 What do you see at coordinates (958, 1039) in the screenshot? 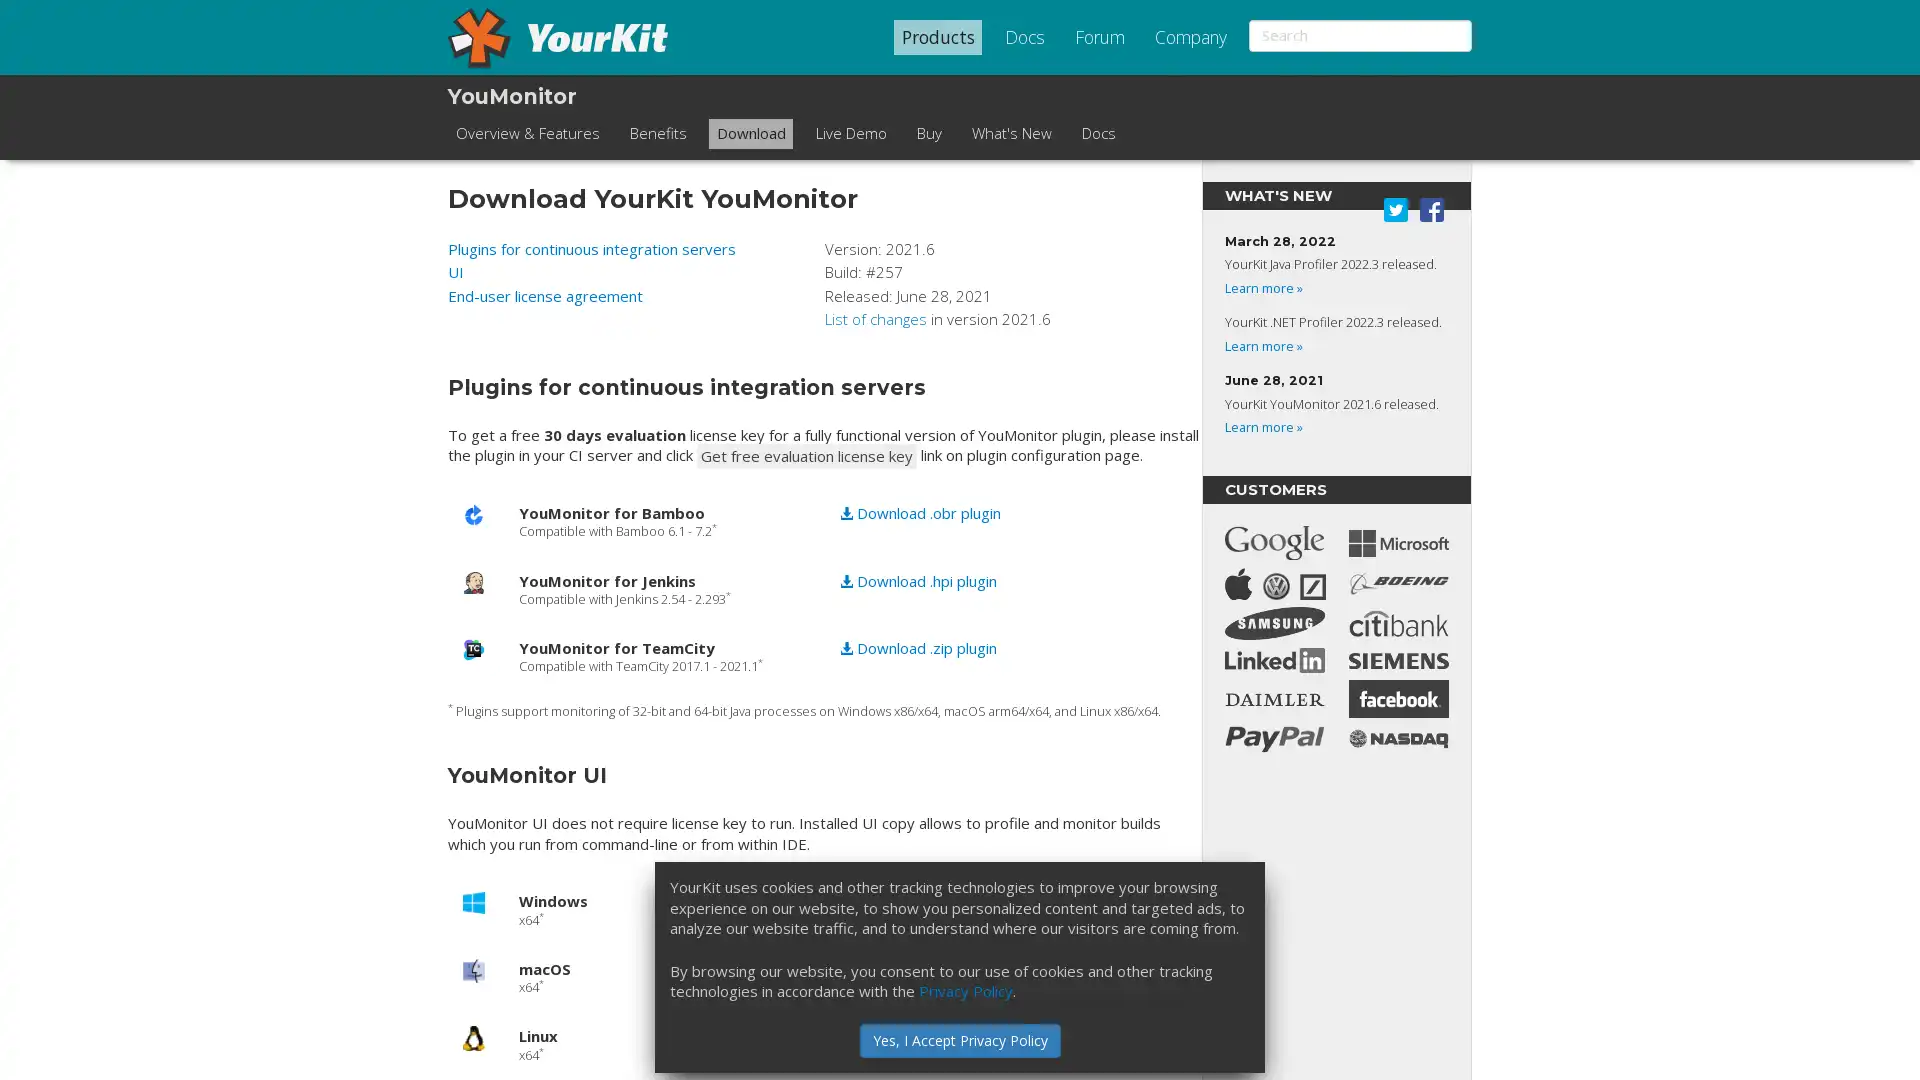
I see `Yes, I Accept Privacy Policy` at bounding box center [958, 1039].